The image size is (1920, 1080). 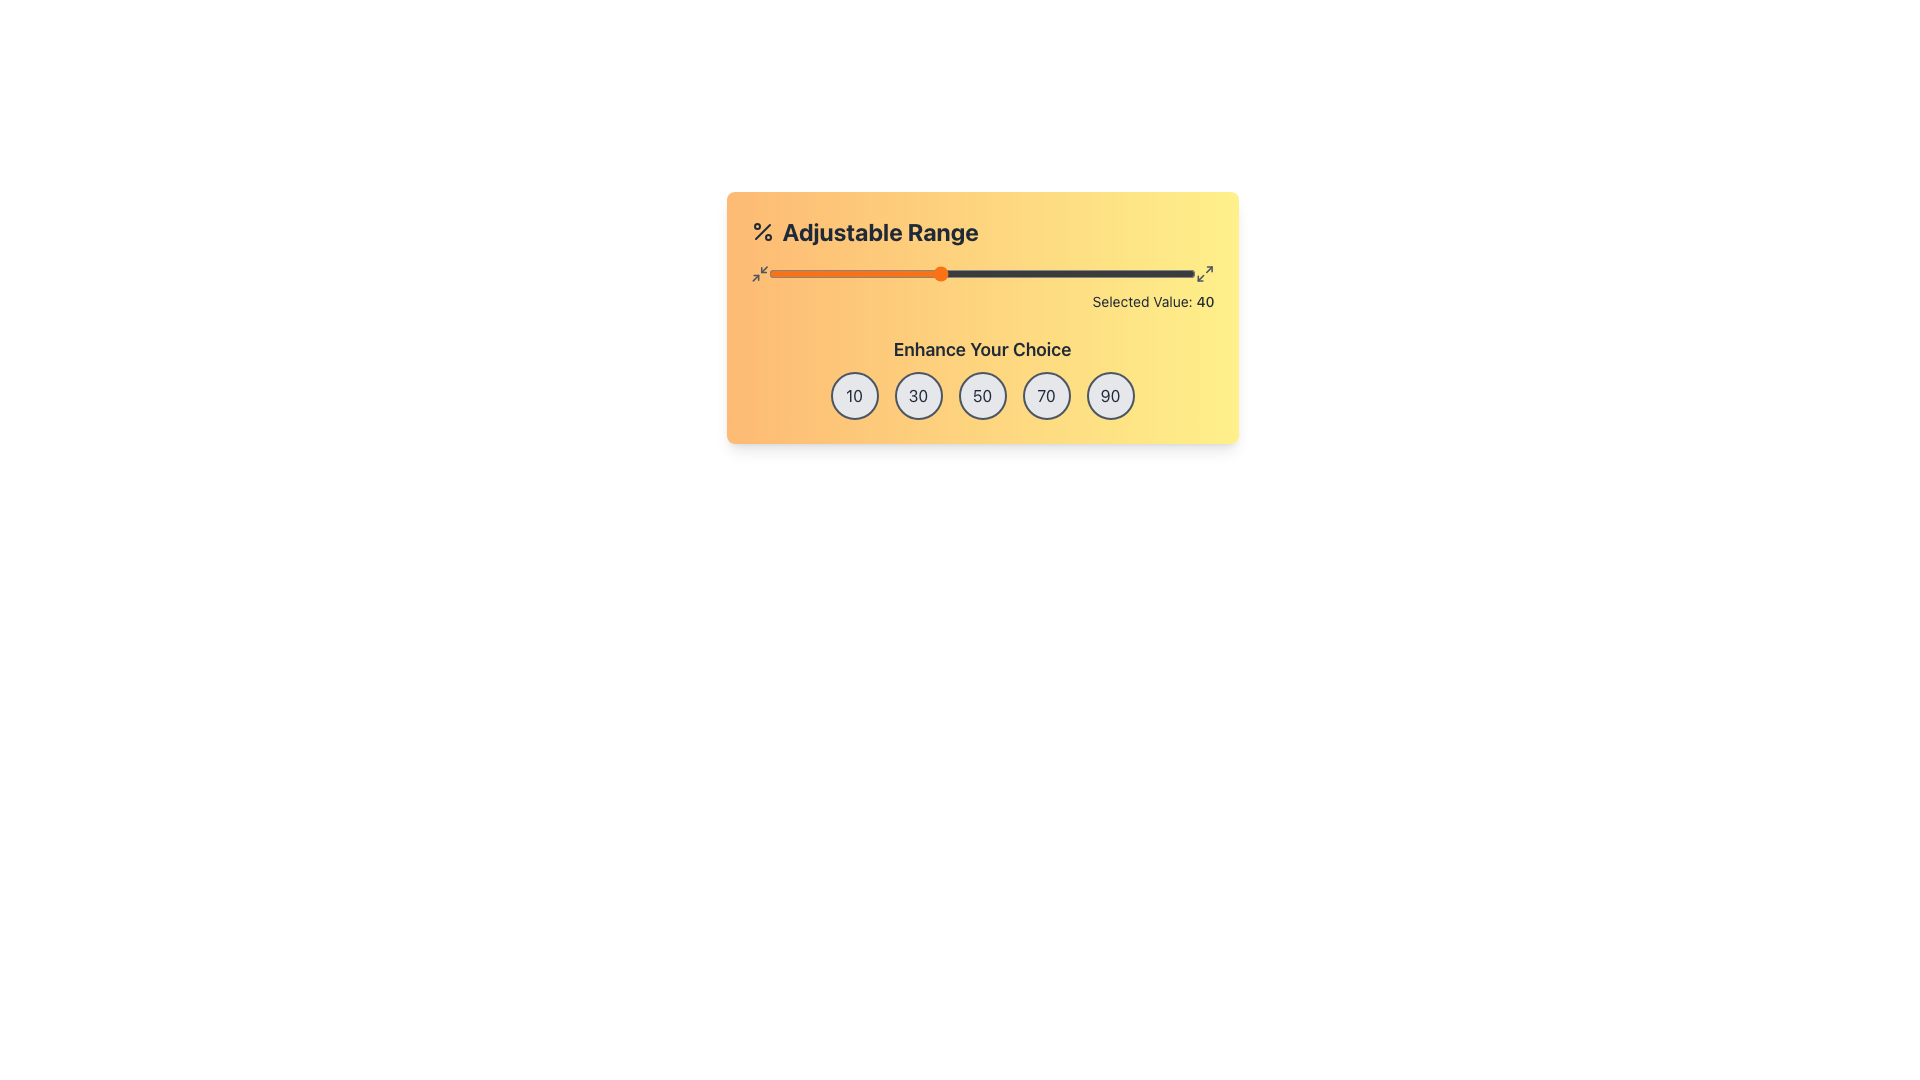 What do you see at coordinates (982, 396) in the screenshot?
I see `the circular button displaying the number '50', which is the third button from the left in a group of similar buttons, located below the slider component` at bounding box center [982, 396].